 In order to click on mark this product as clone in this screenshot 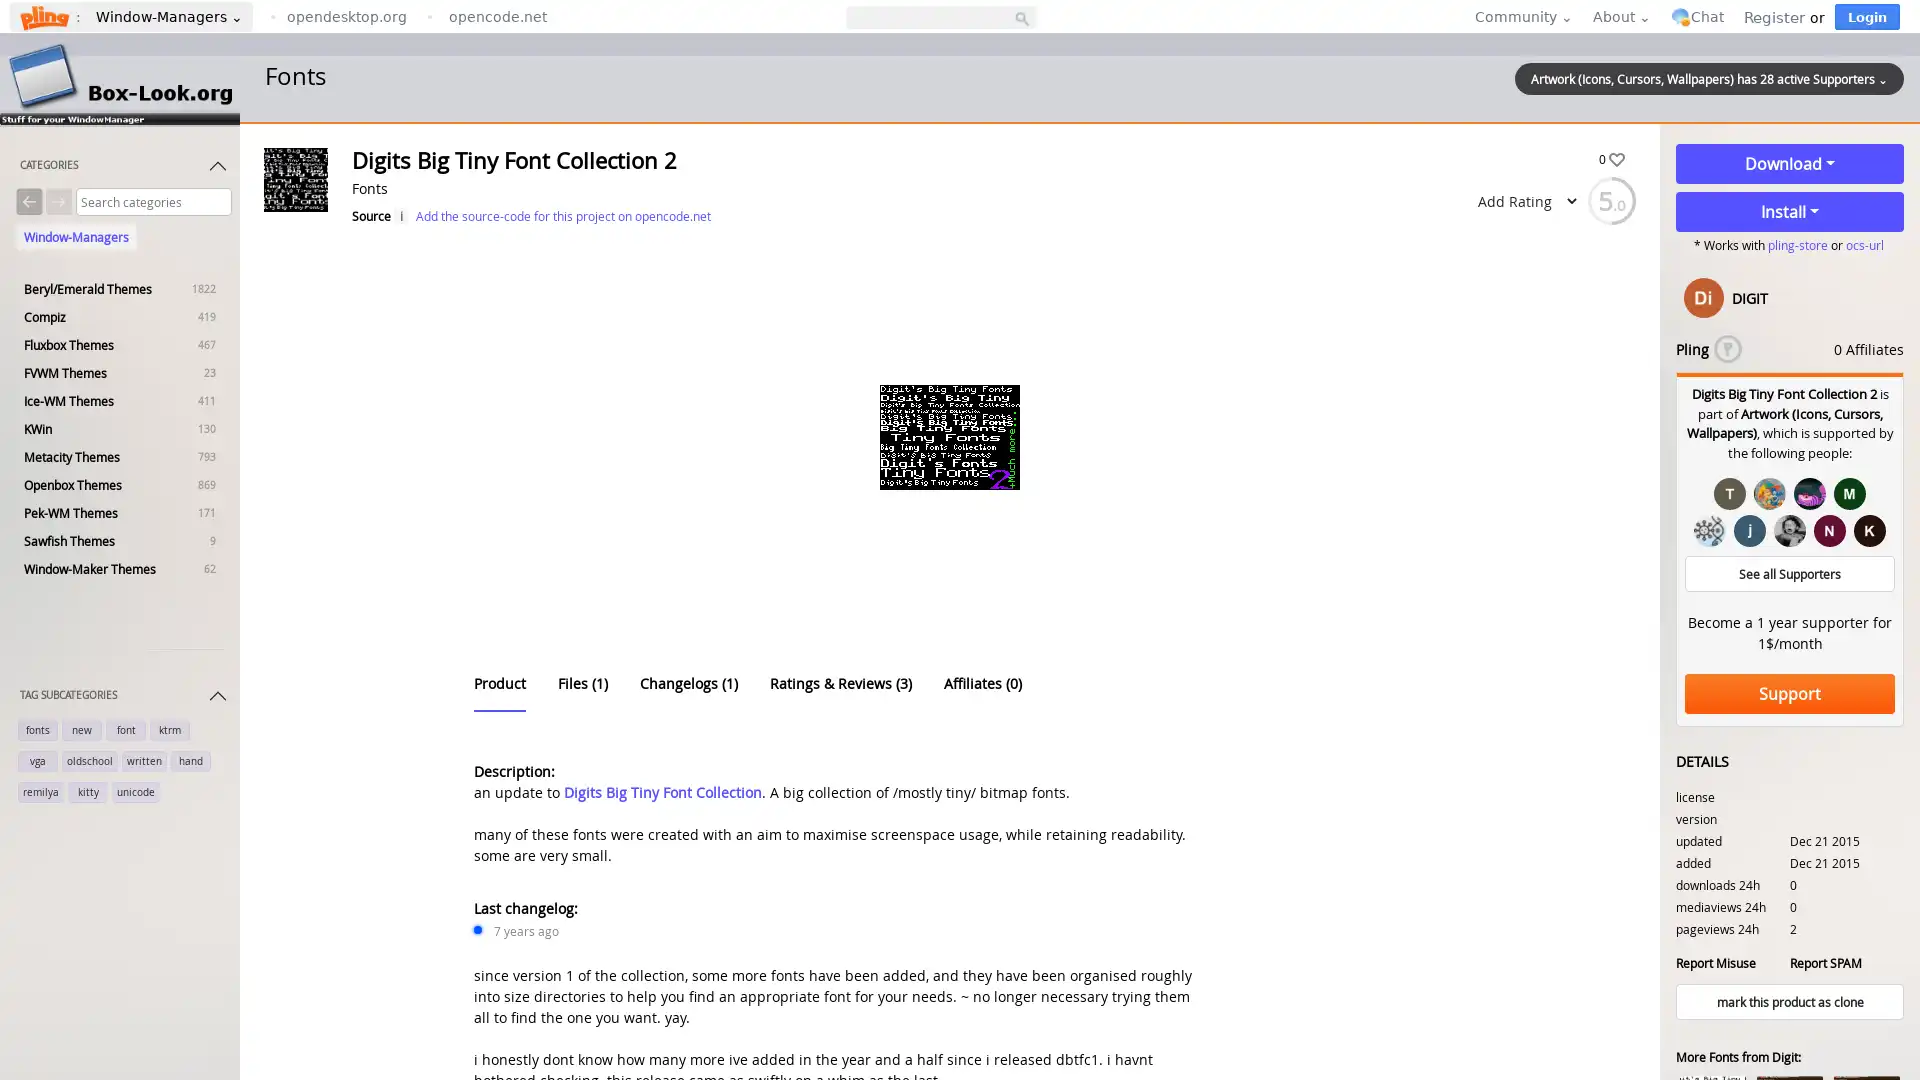, I will do `click(1790, 1002)`.